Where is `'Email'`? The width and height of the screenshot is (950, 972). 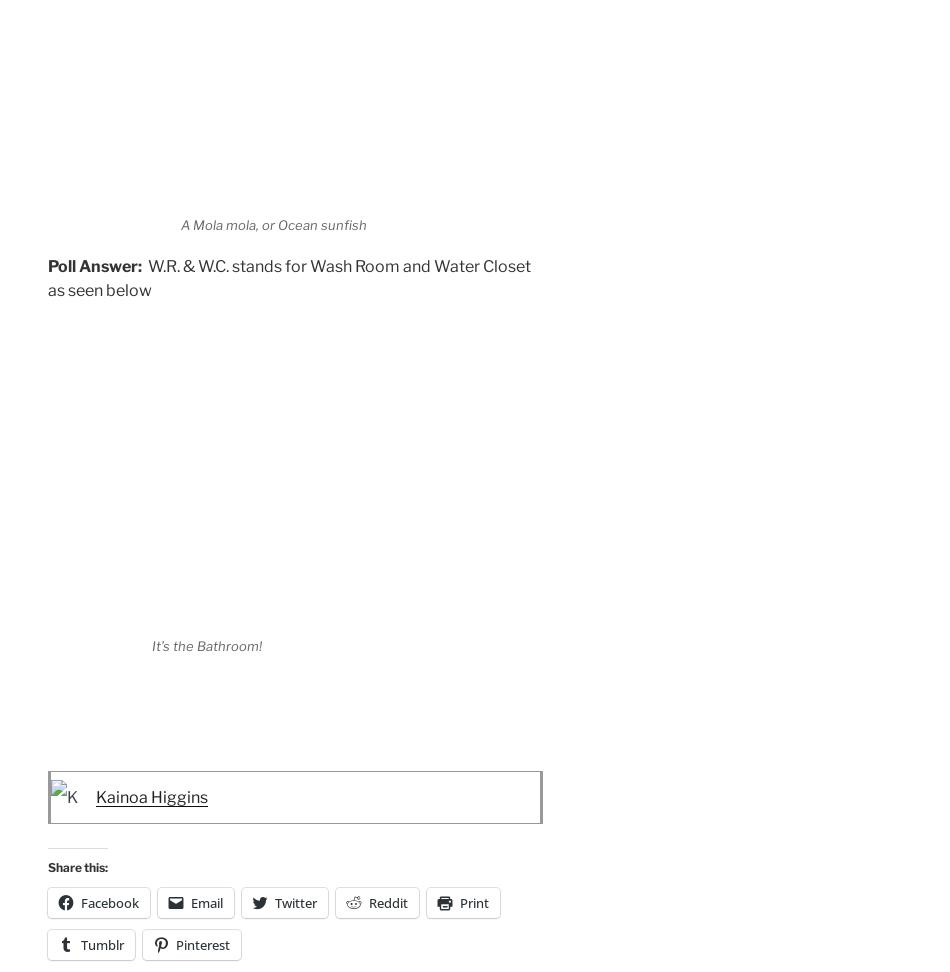
'Email' is located at coordinates (191, 902).